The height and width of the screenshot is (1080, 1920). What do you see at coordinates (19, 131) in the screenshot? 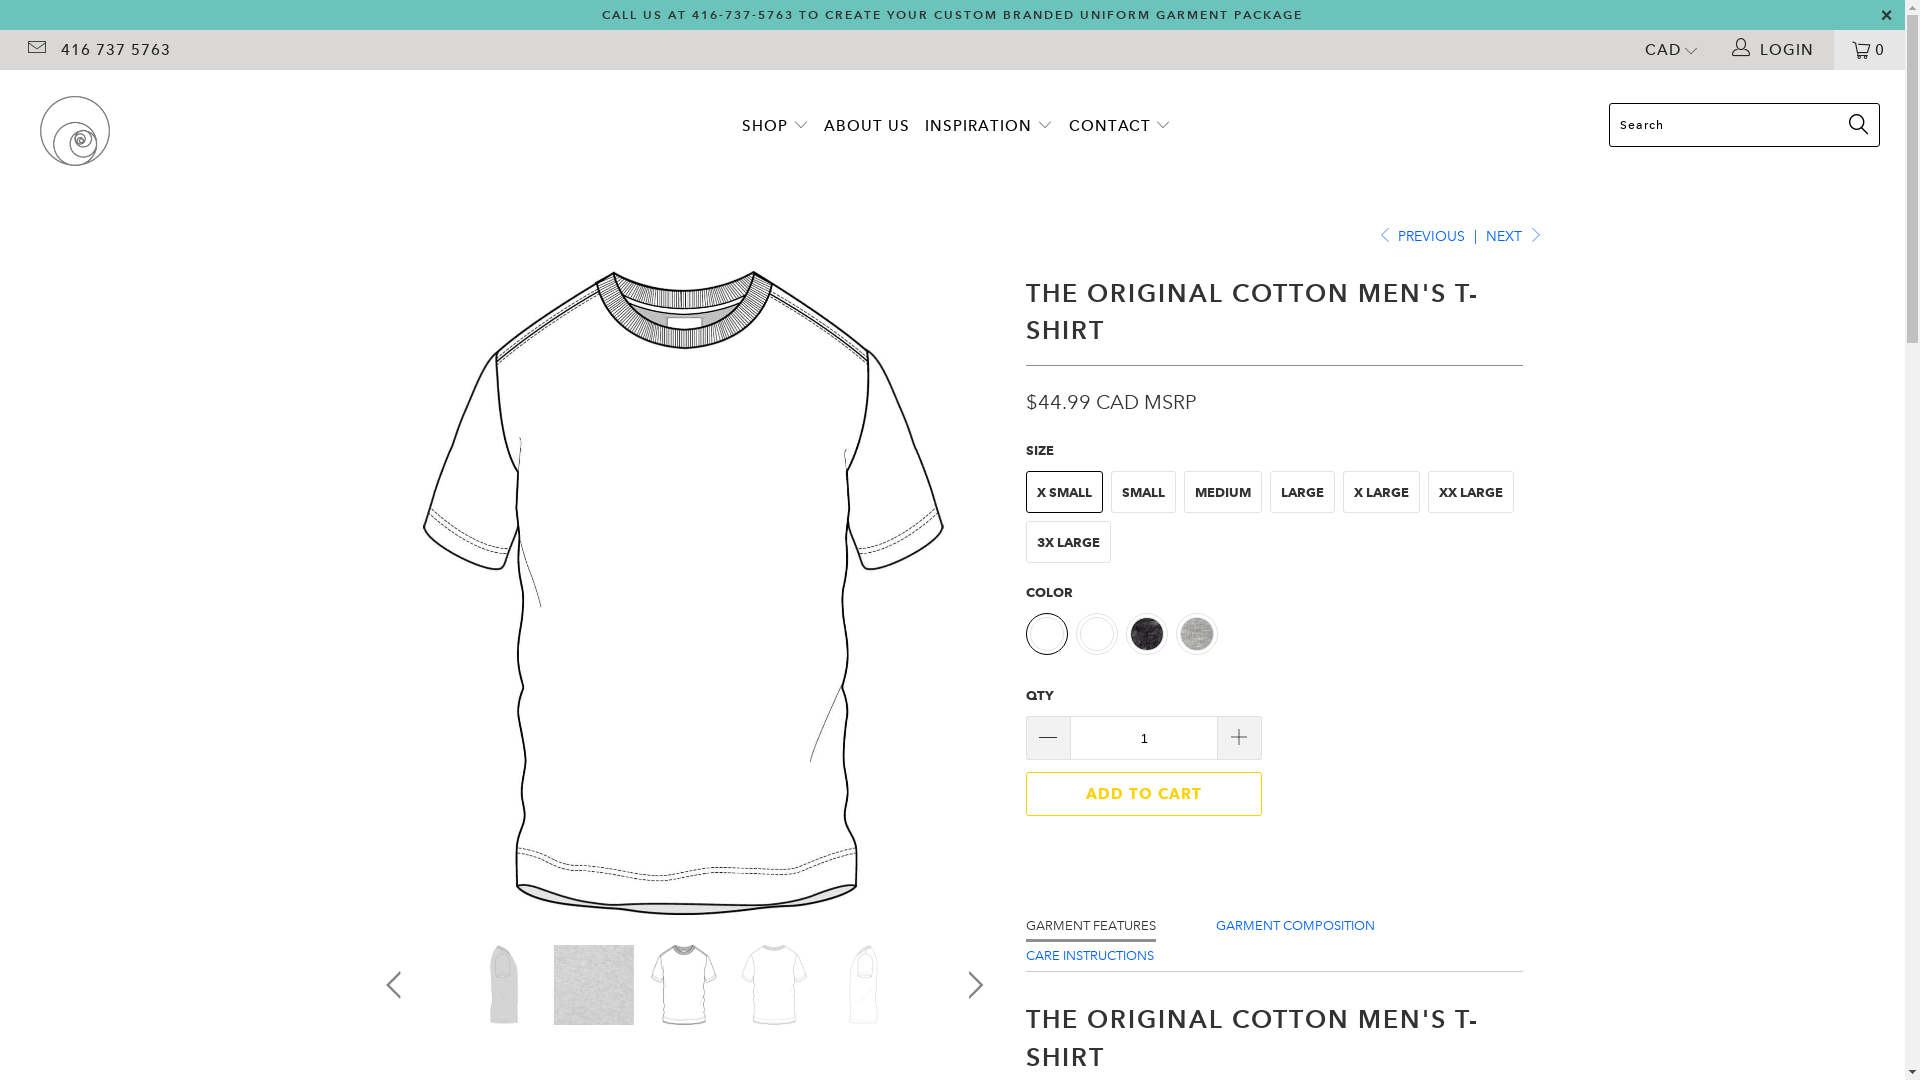
I see `'APIUM APPAREL'` at bounding box center [19, 131].